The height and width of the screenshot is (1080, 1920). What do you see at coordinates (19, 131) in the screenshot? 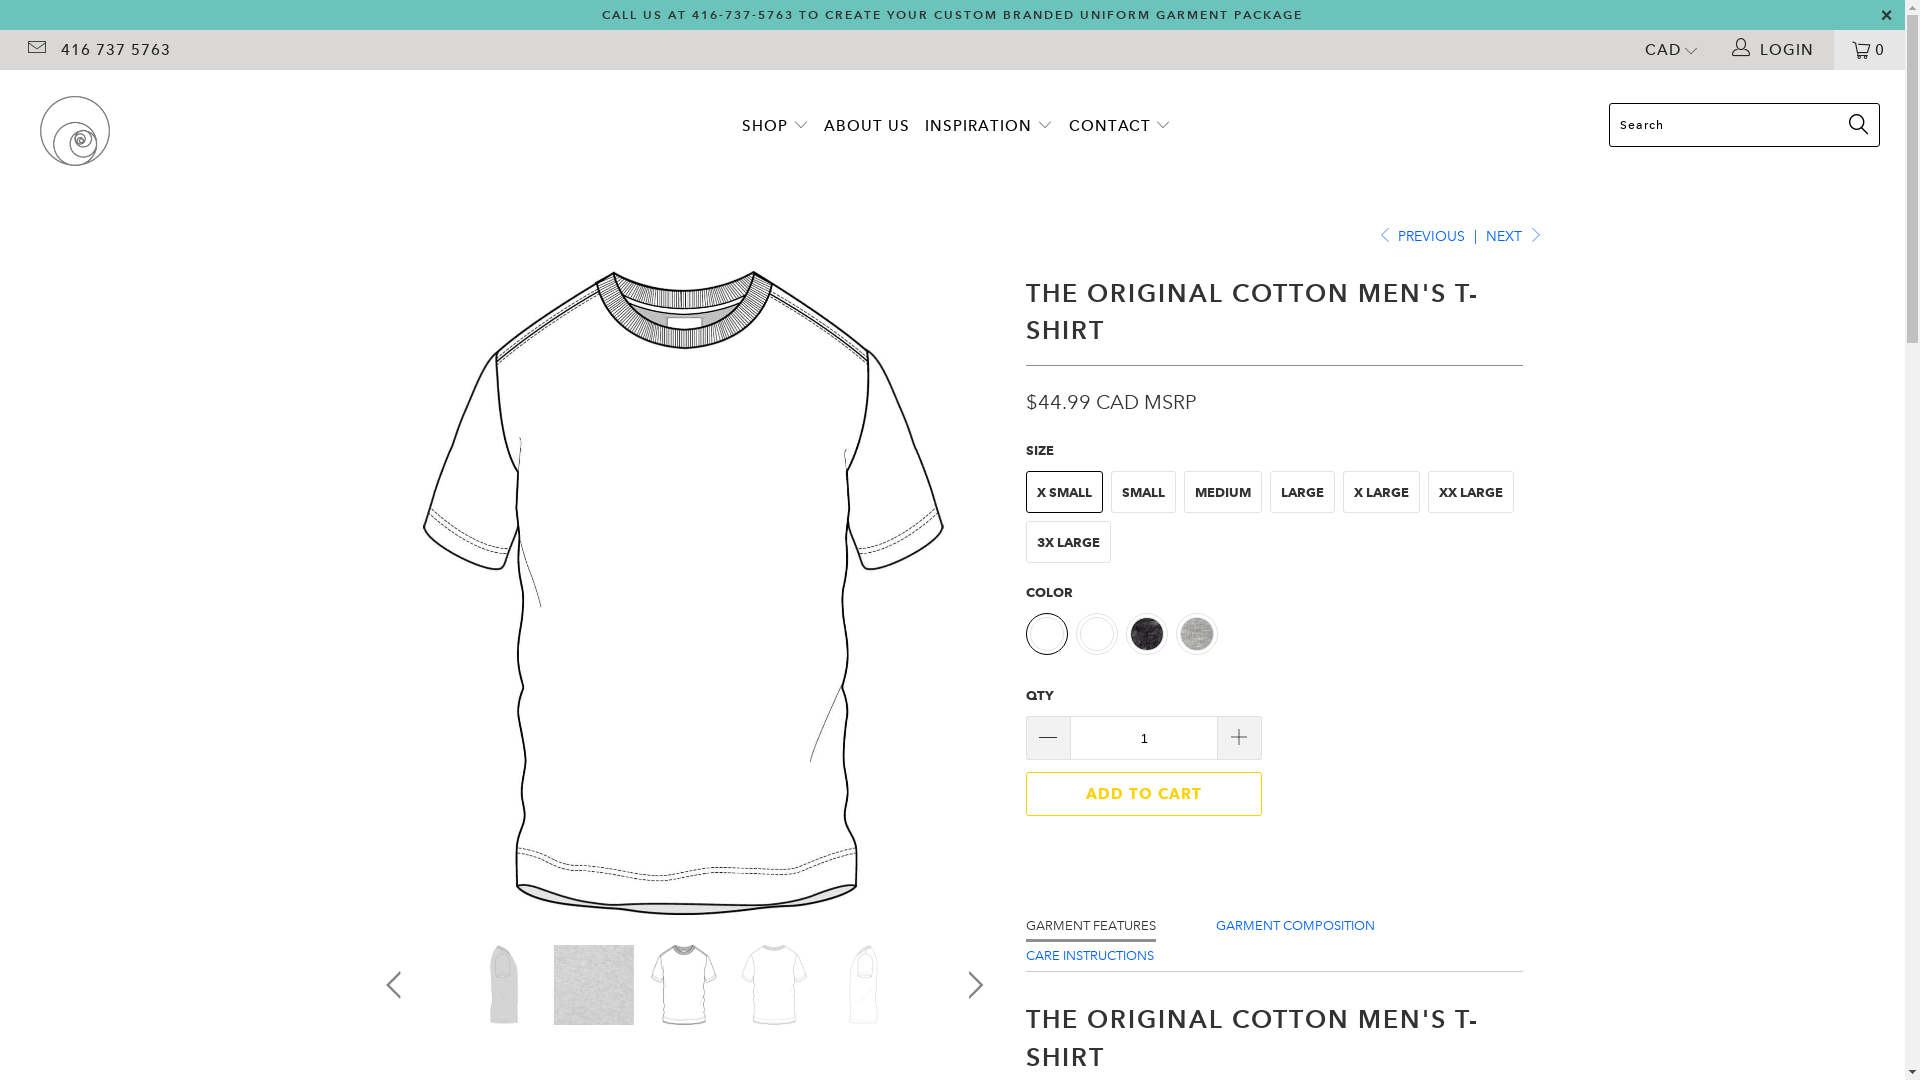
I see `'APIUM APPAREL'` at bounding box center [19, 131].